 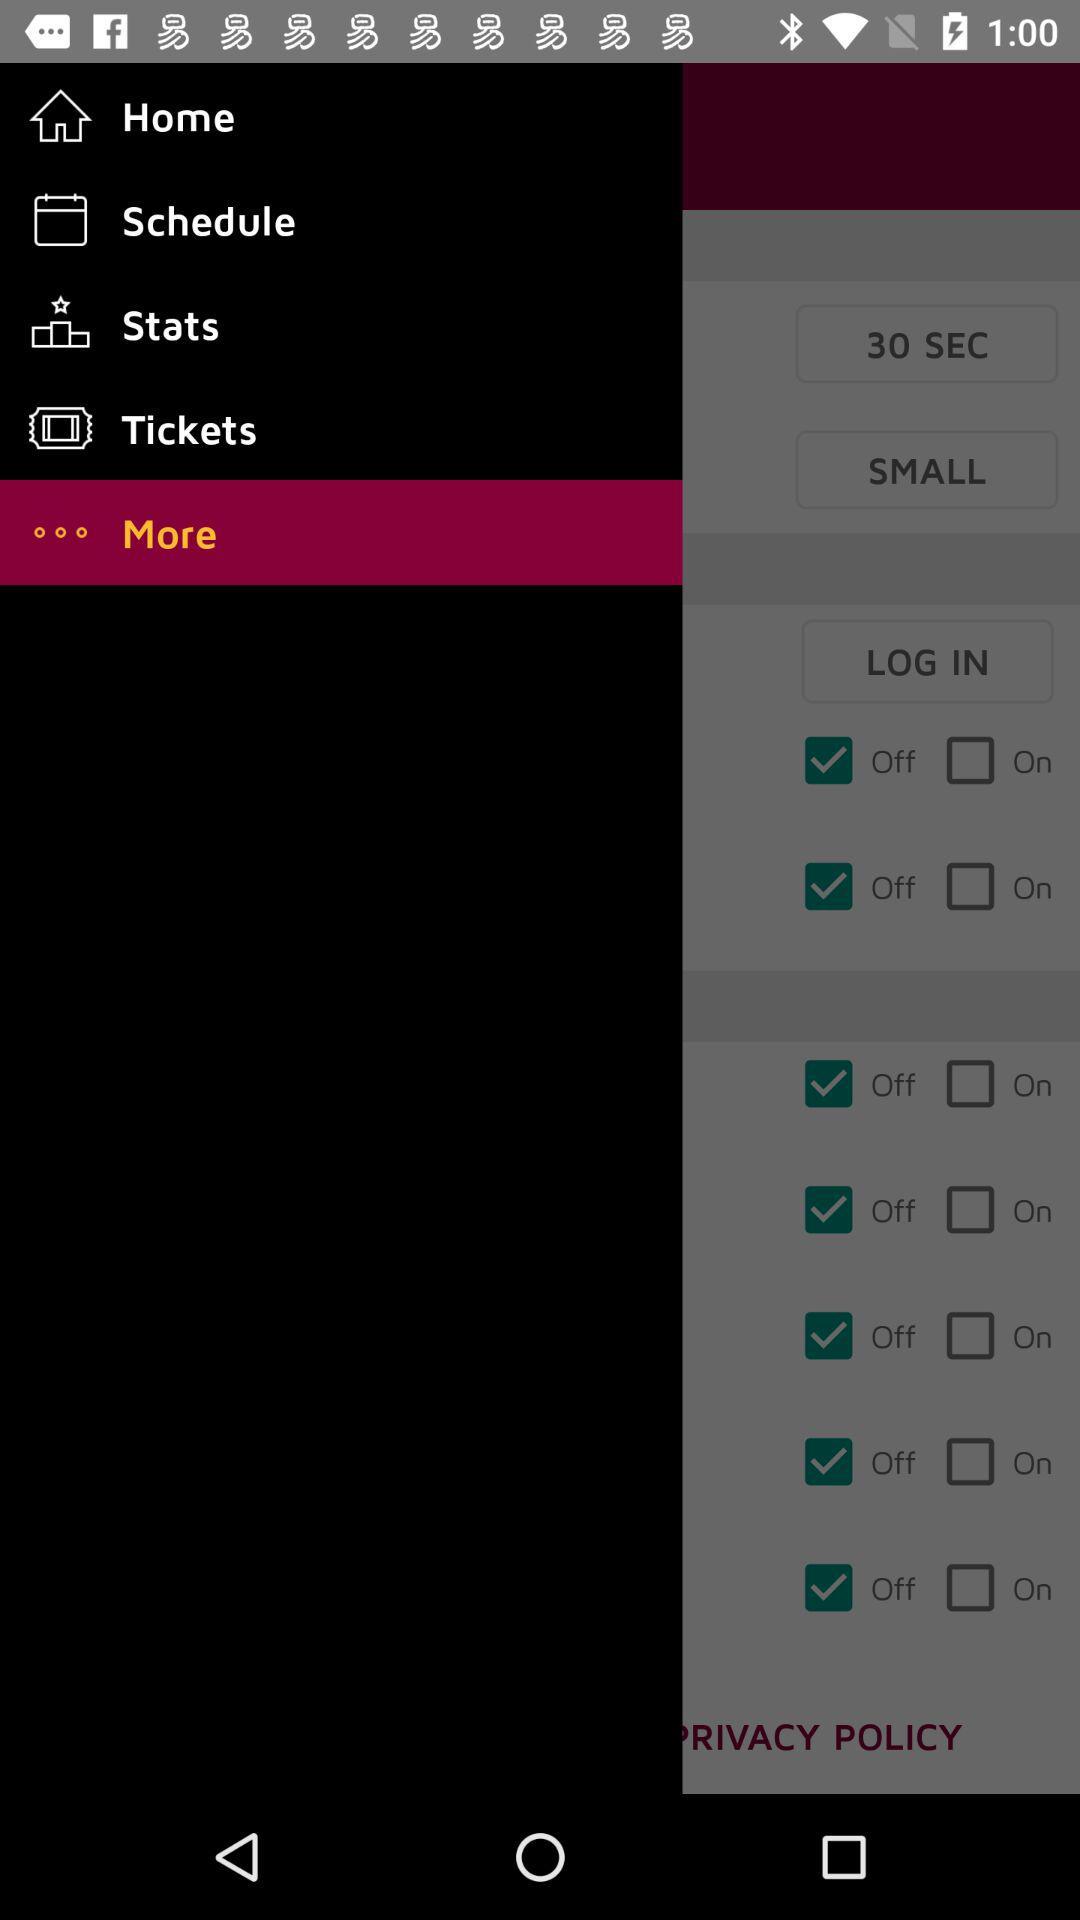 I want to click on privacy policy which is at the bottom right corner, so click(x=815, y=1734).